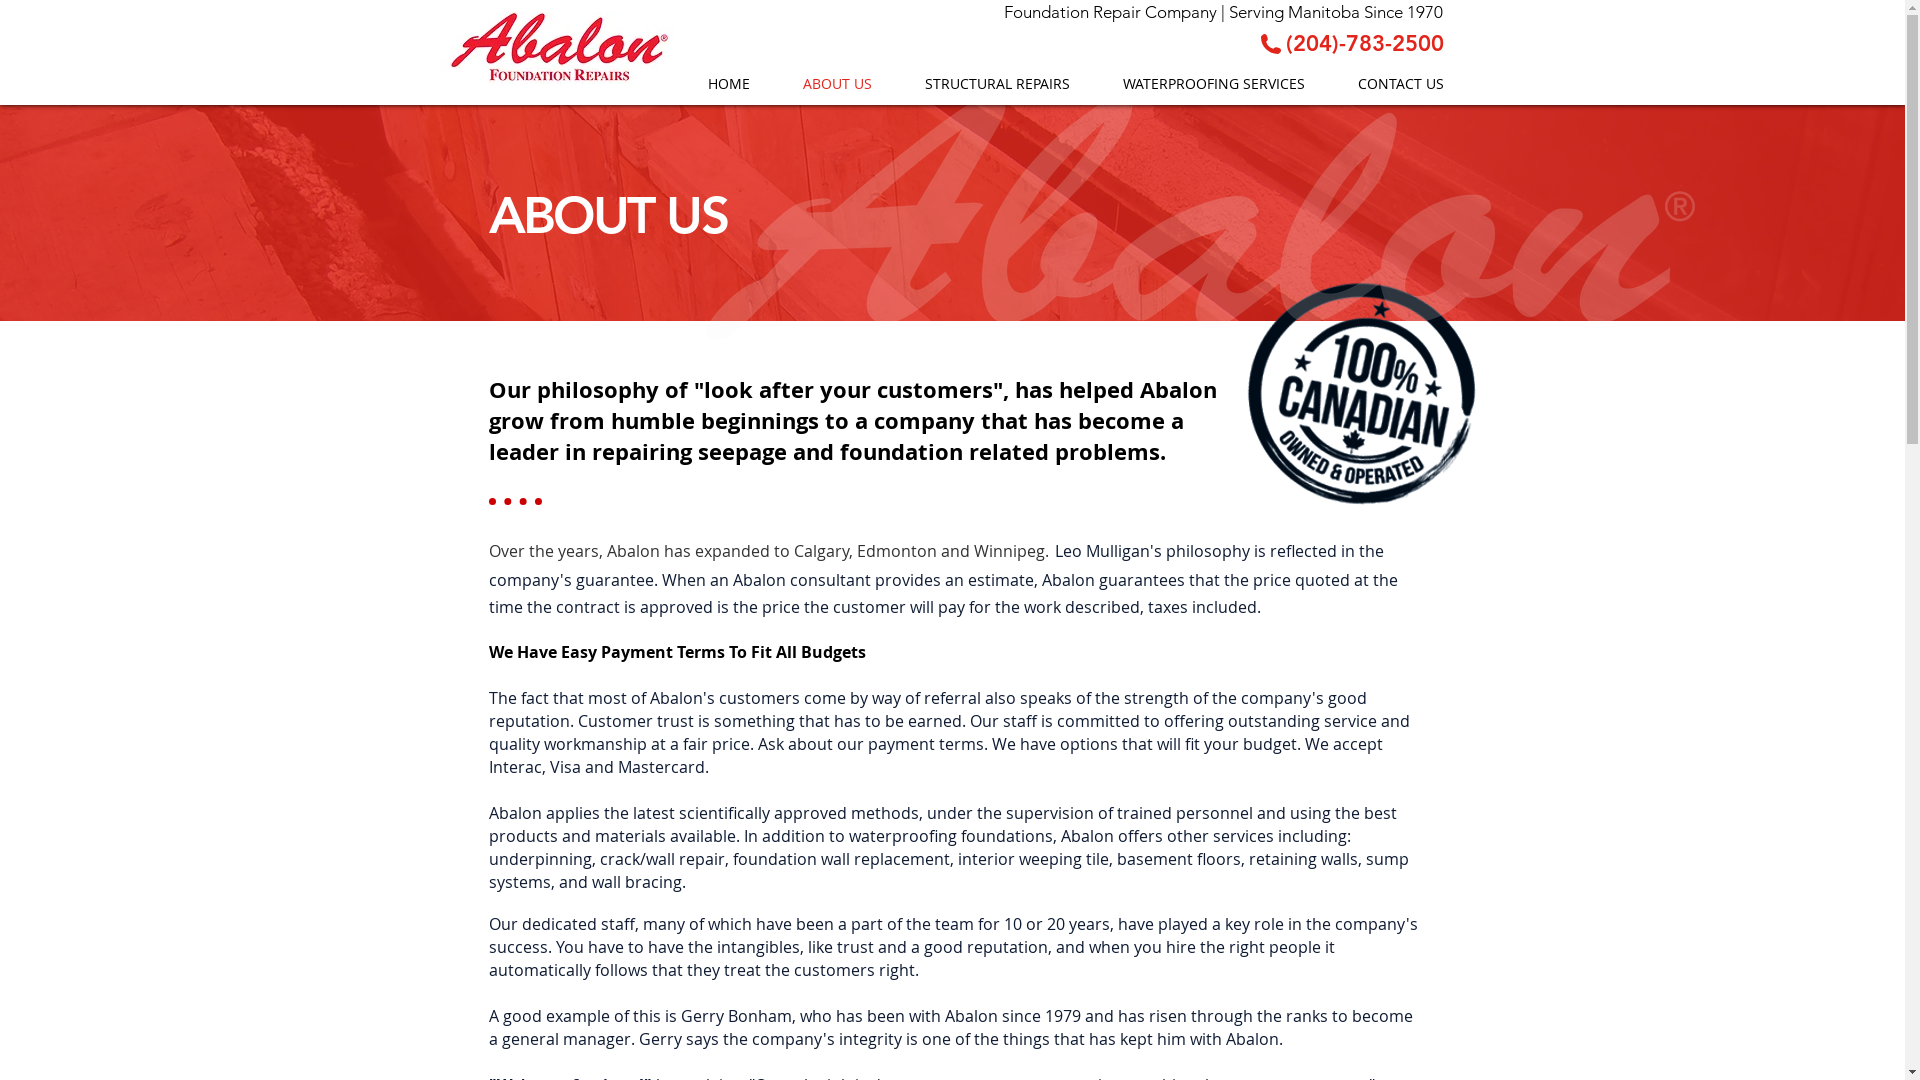  What do you see at coordinates (1328, 83) in the screenshot?
I see `'CONTACT US'` at bounding box center [1328, 83].